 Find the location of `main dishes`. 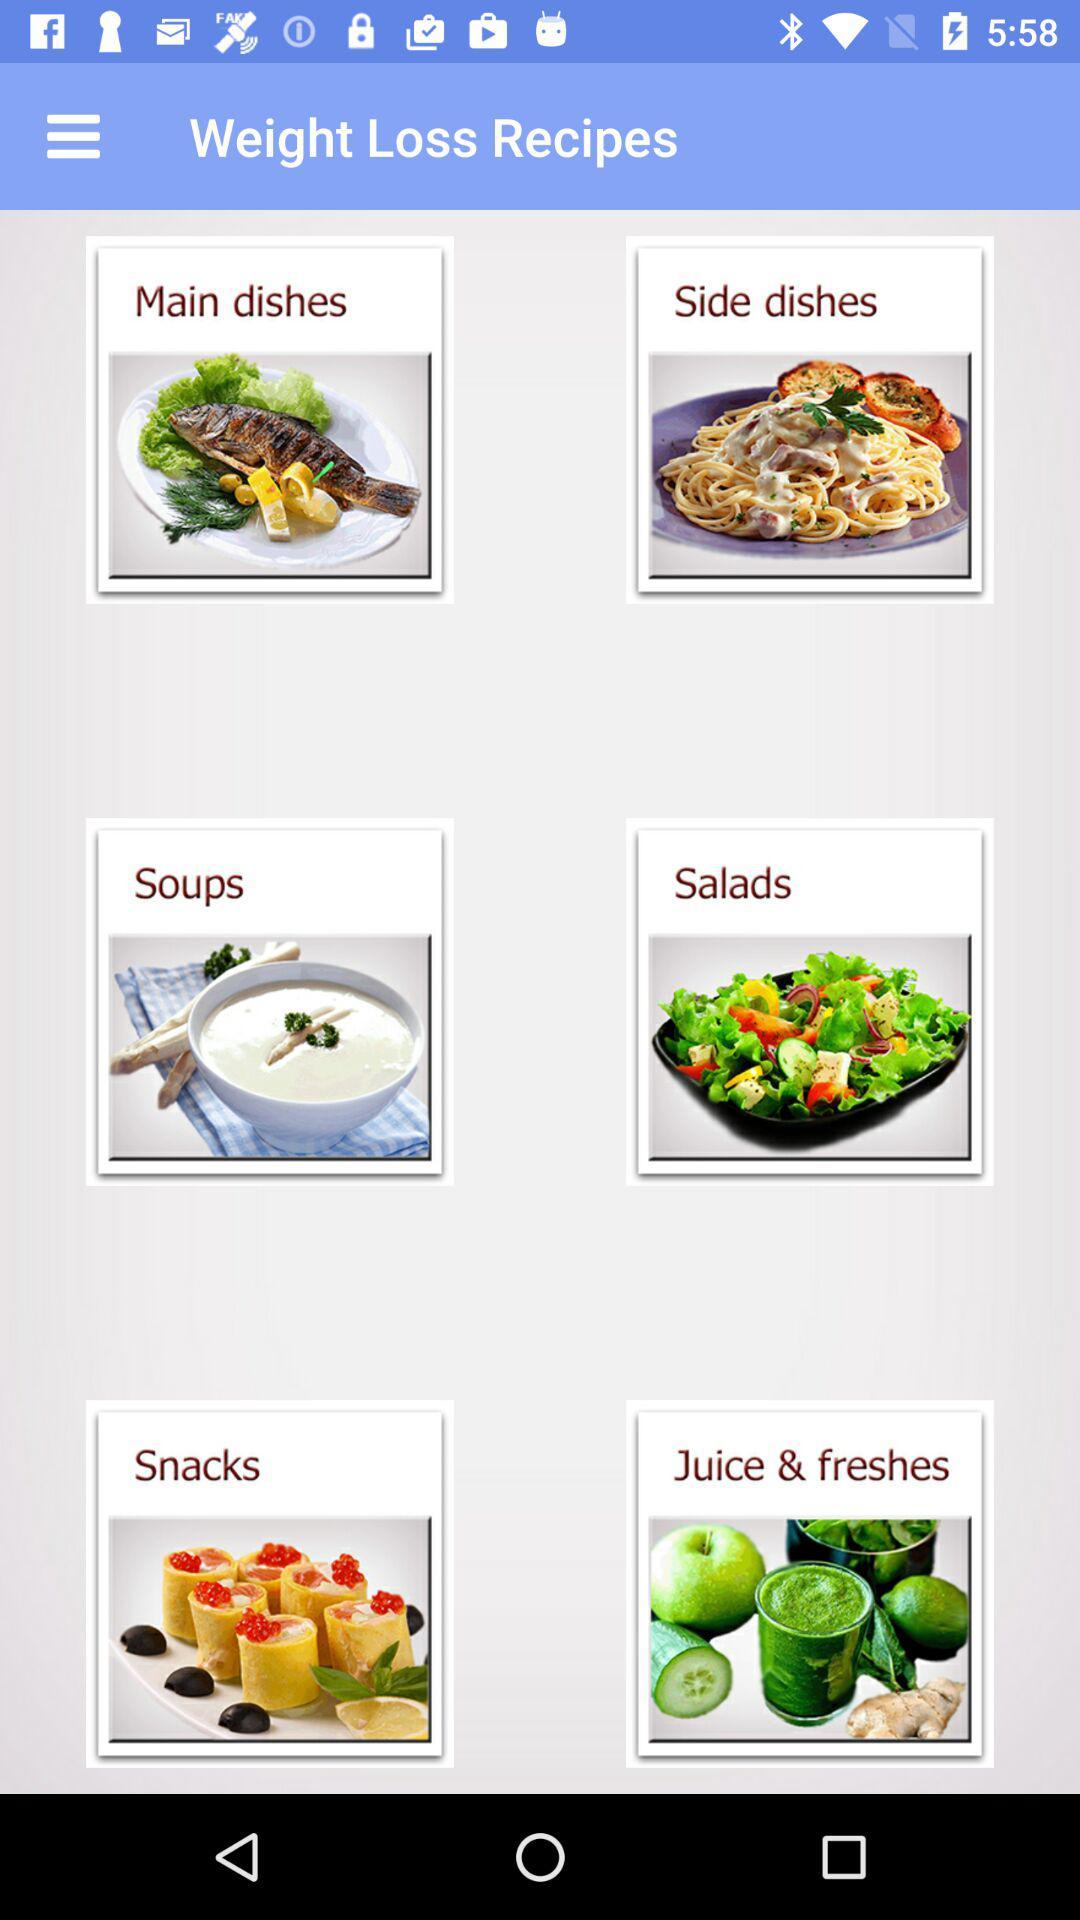

main dishes is located at coordinates (270, 419).